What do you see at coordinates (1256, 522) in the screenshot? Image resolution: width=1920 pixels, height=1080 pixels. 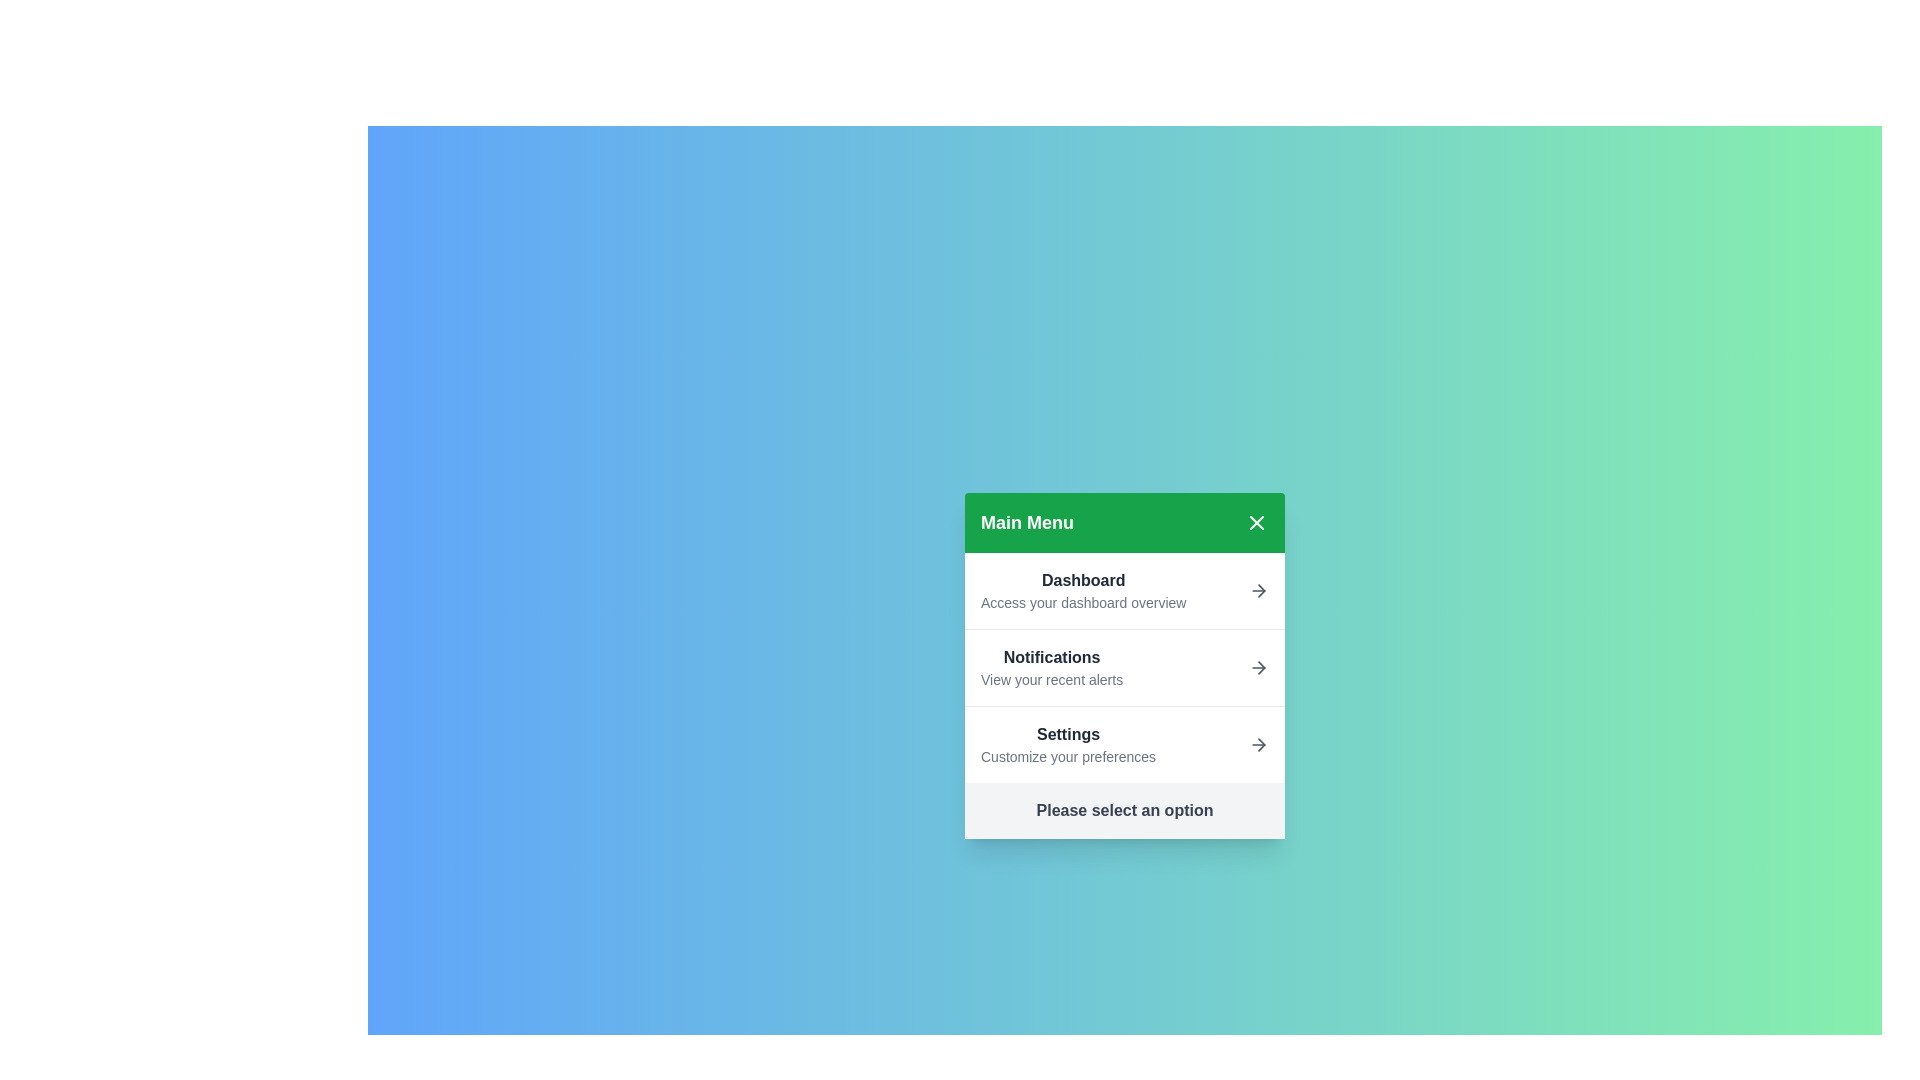 I see `toggle button to open or close the menu` at bounding box center [1256, 522].